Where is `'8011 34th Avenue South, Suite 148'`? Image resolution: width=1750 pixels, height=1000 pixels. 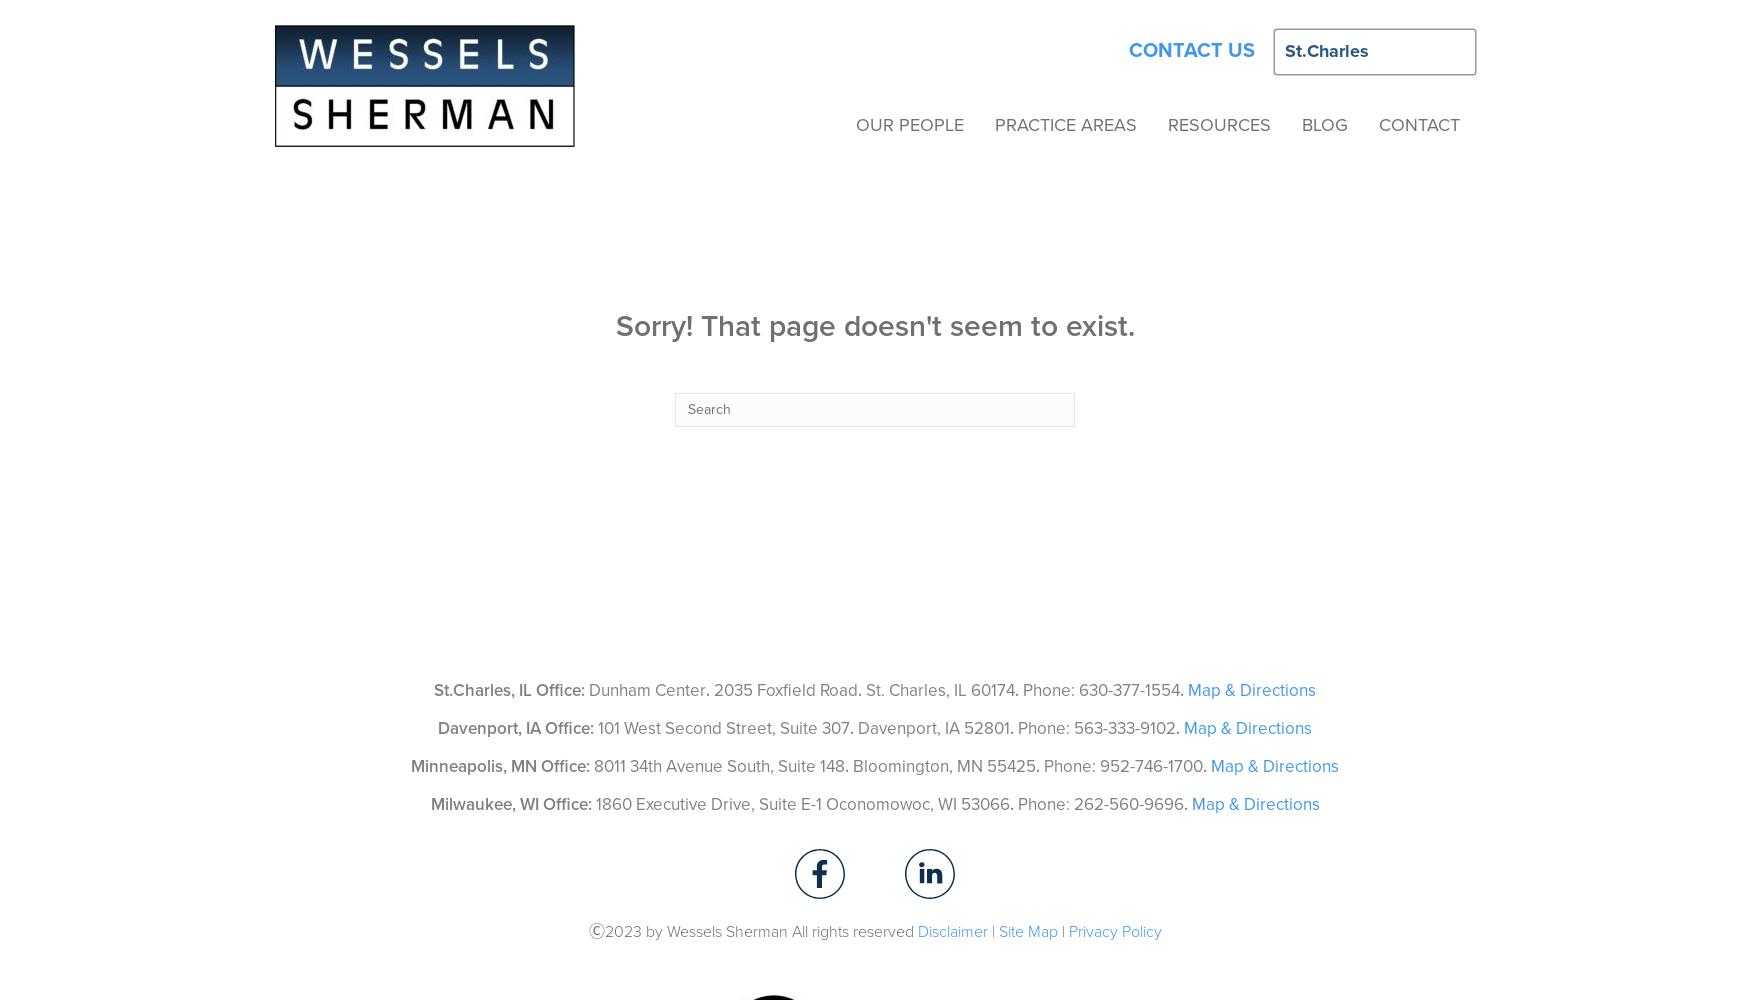
'8011 34th Avenue South, Suite 148' is located at coordinates (719, 765).